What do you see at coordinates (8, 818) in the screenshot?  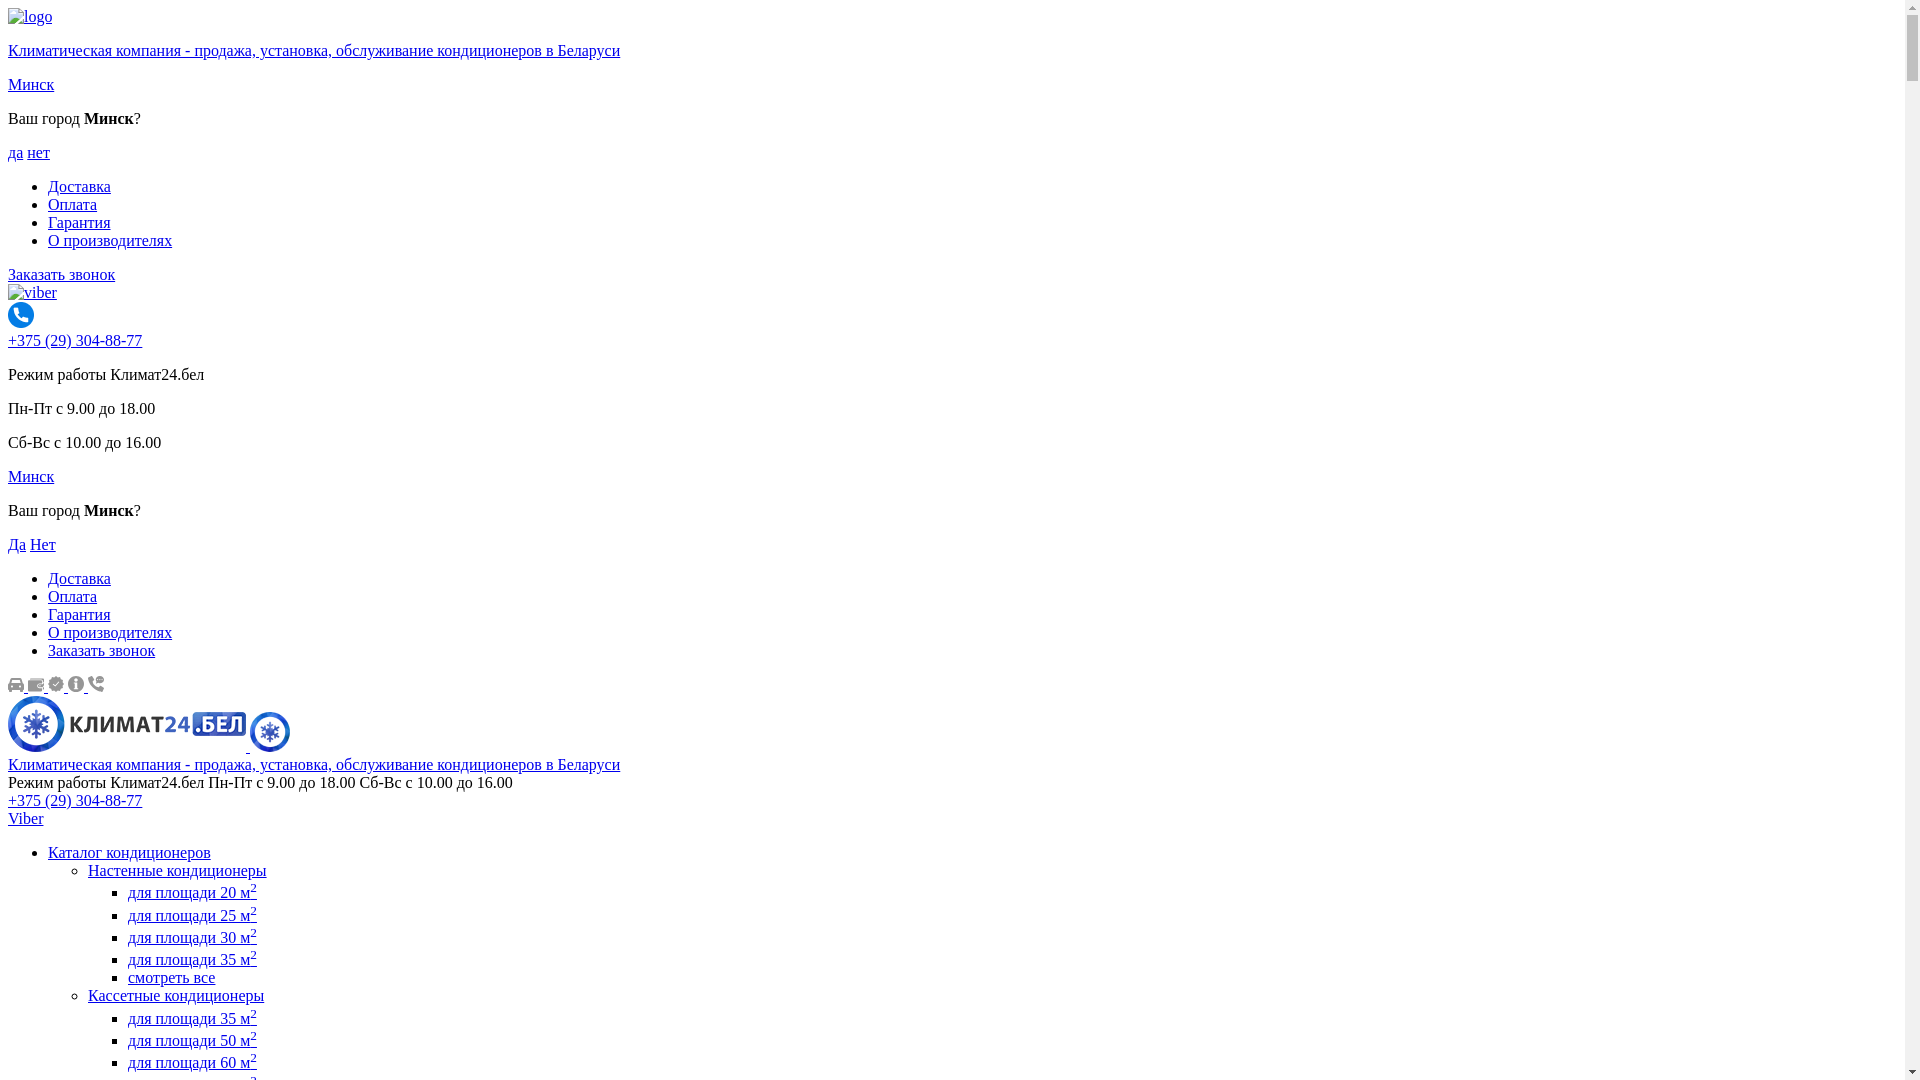 I see `'Viber'` at bounding box center [8, 818].